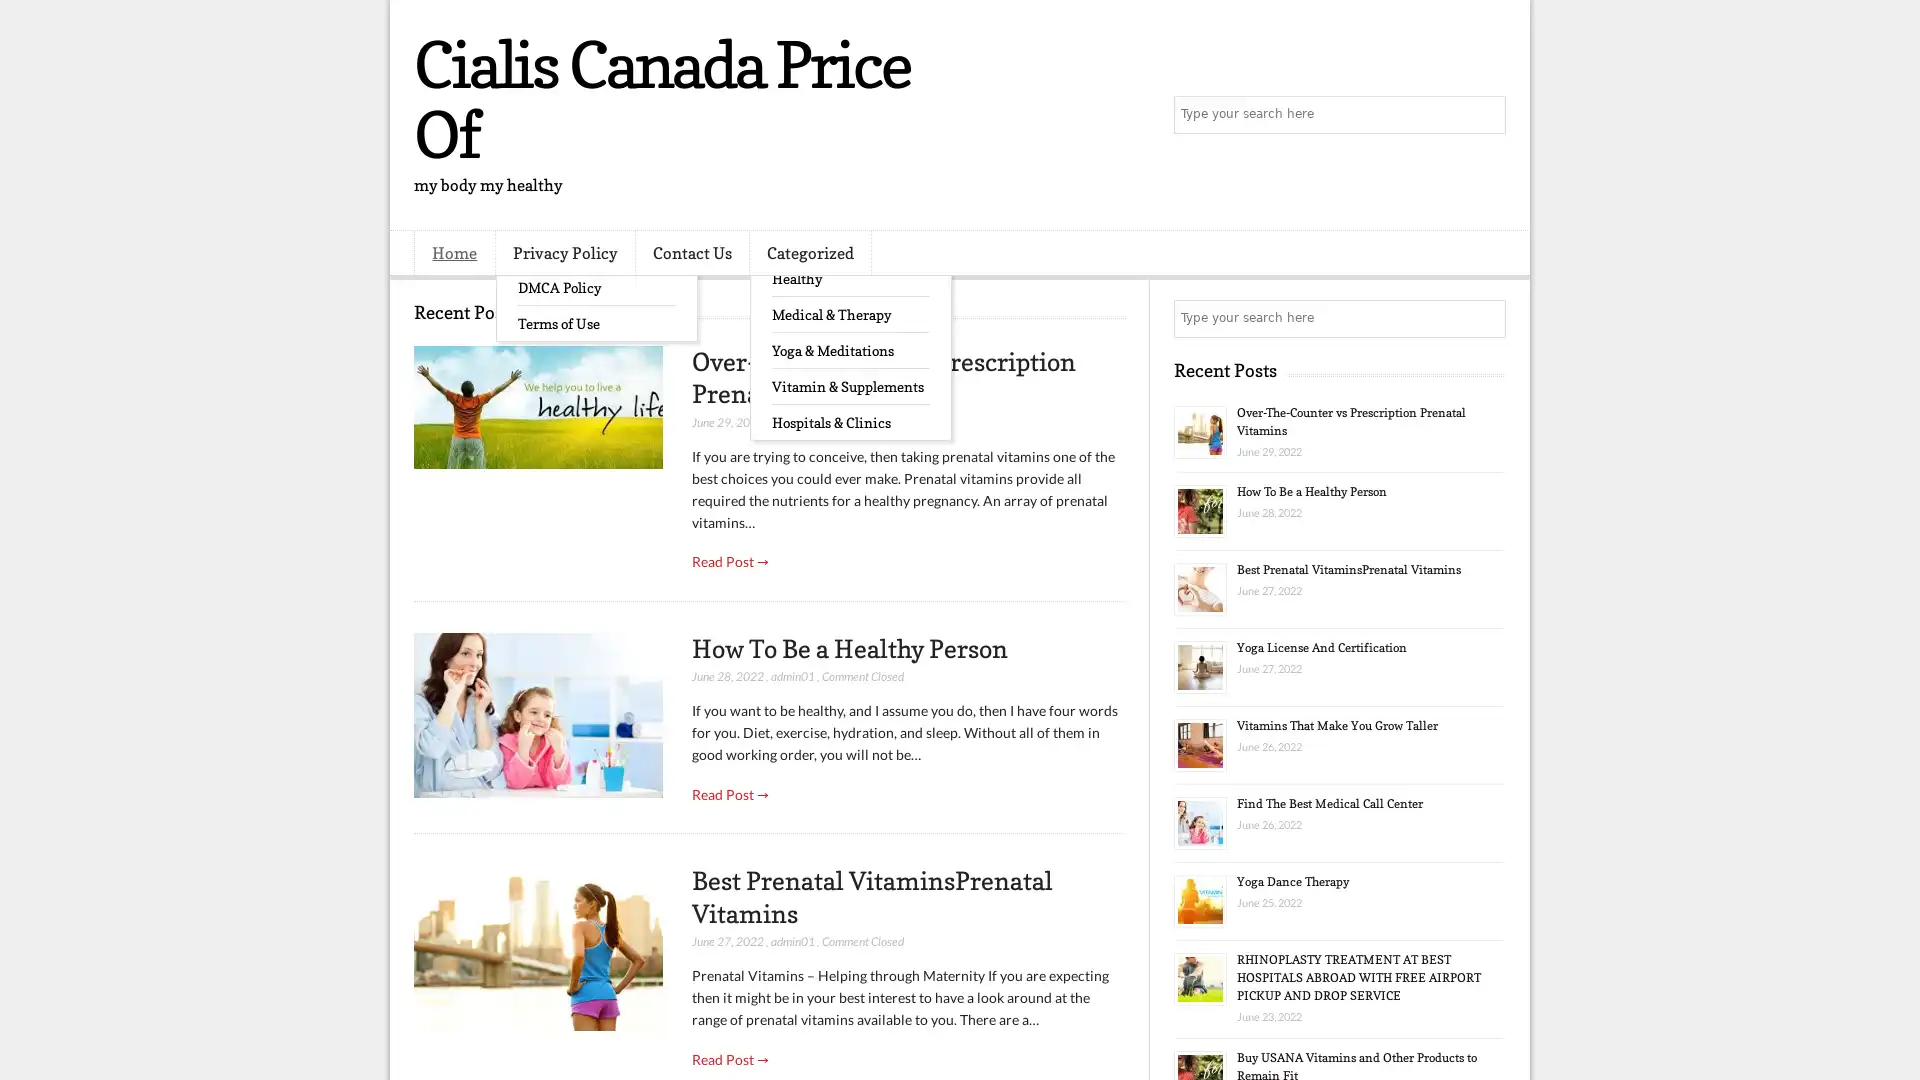  Describe the element at coordinates (1485, 318) in the screenshot. I see `Search` at that location.